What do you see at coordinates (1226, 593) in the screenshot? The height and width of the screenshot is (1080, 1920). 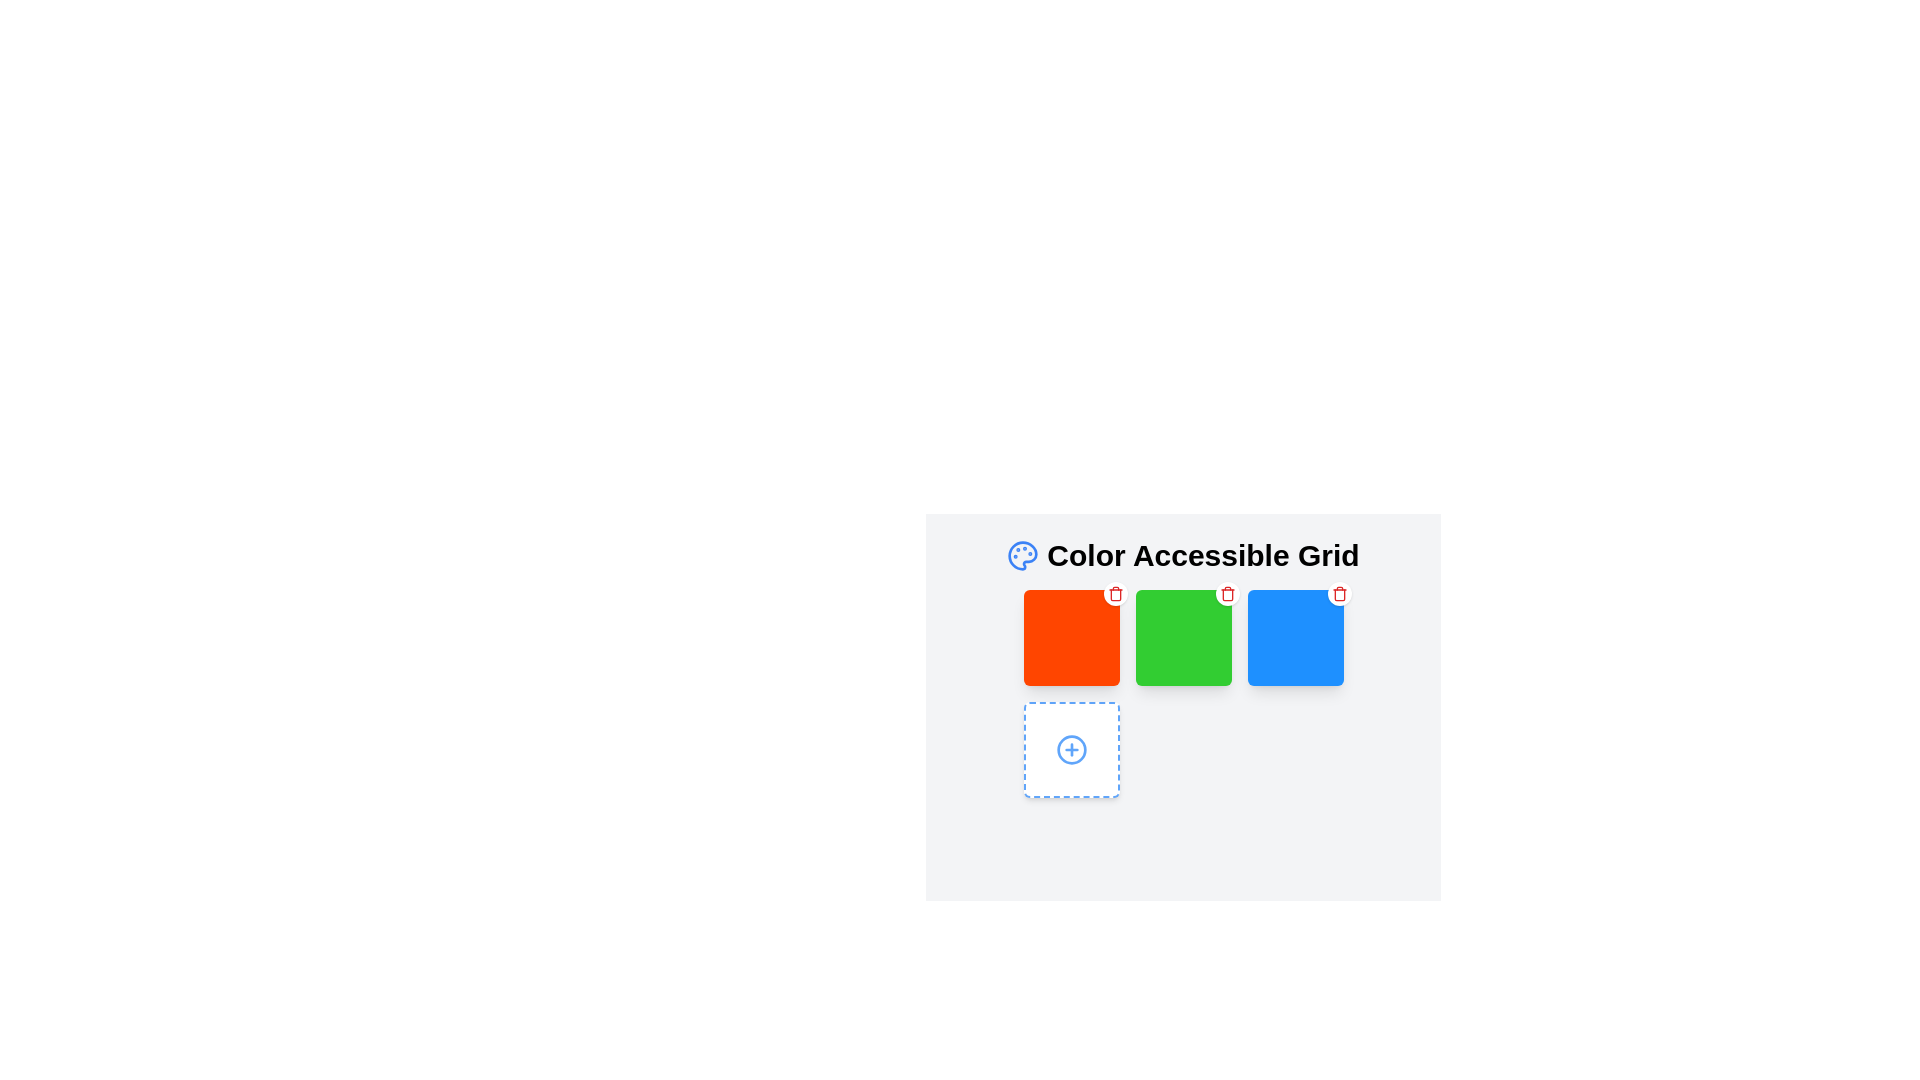 I see `the trash can icon located in the top-right corner of the green square` at bounding box center [1226, 593].